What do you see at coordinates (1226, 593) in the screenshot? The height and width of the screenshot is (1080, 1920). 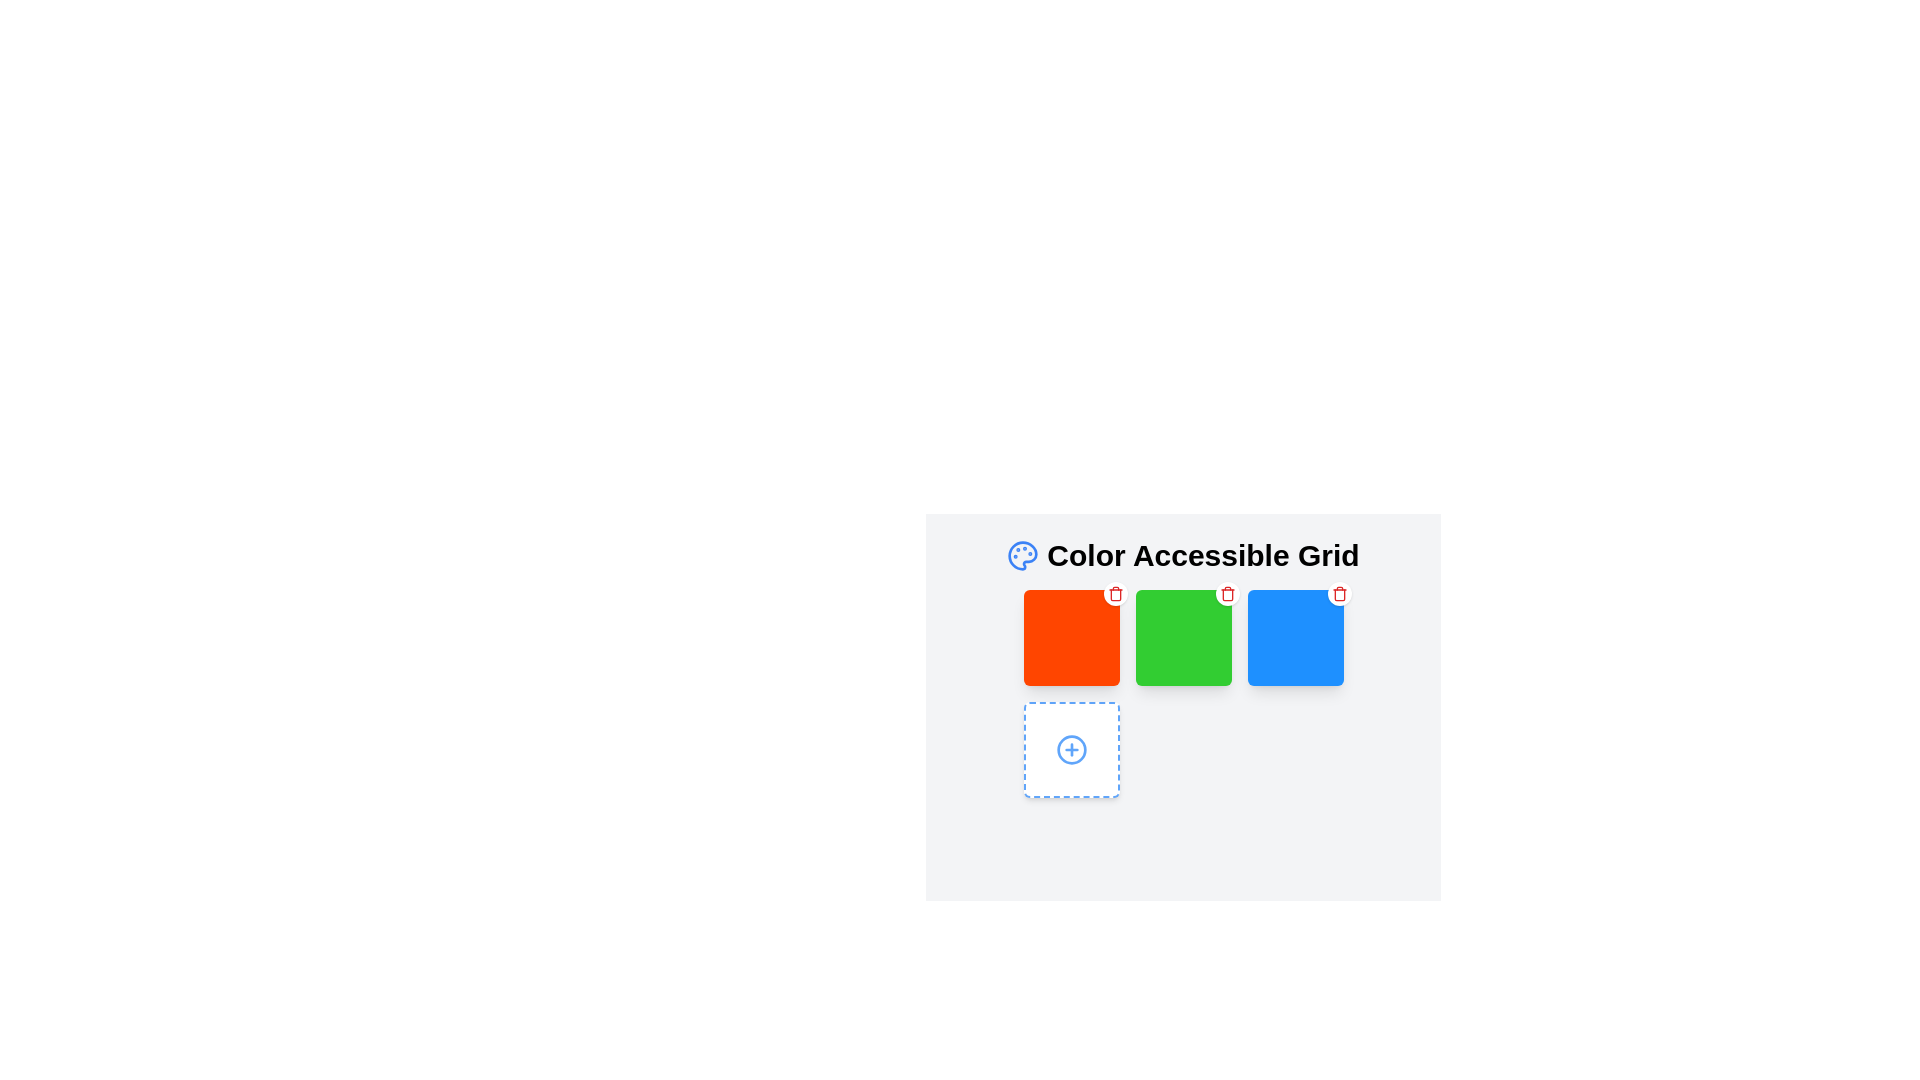 I see `the trash can icon located in the top-right corner of the green square` at bounding box center [1226, 593].